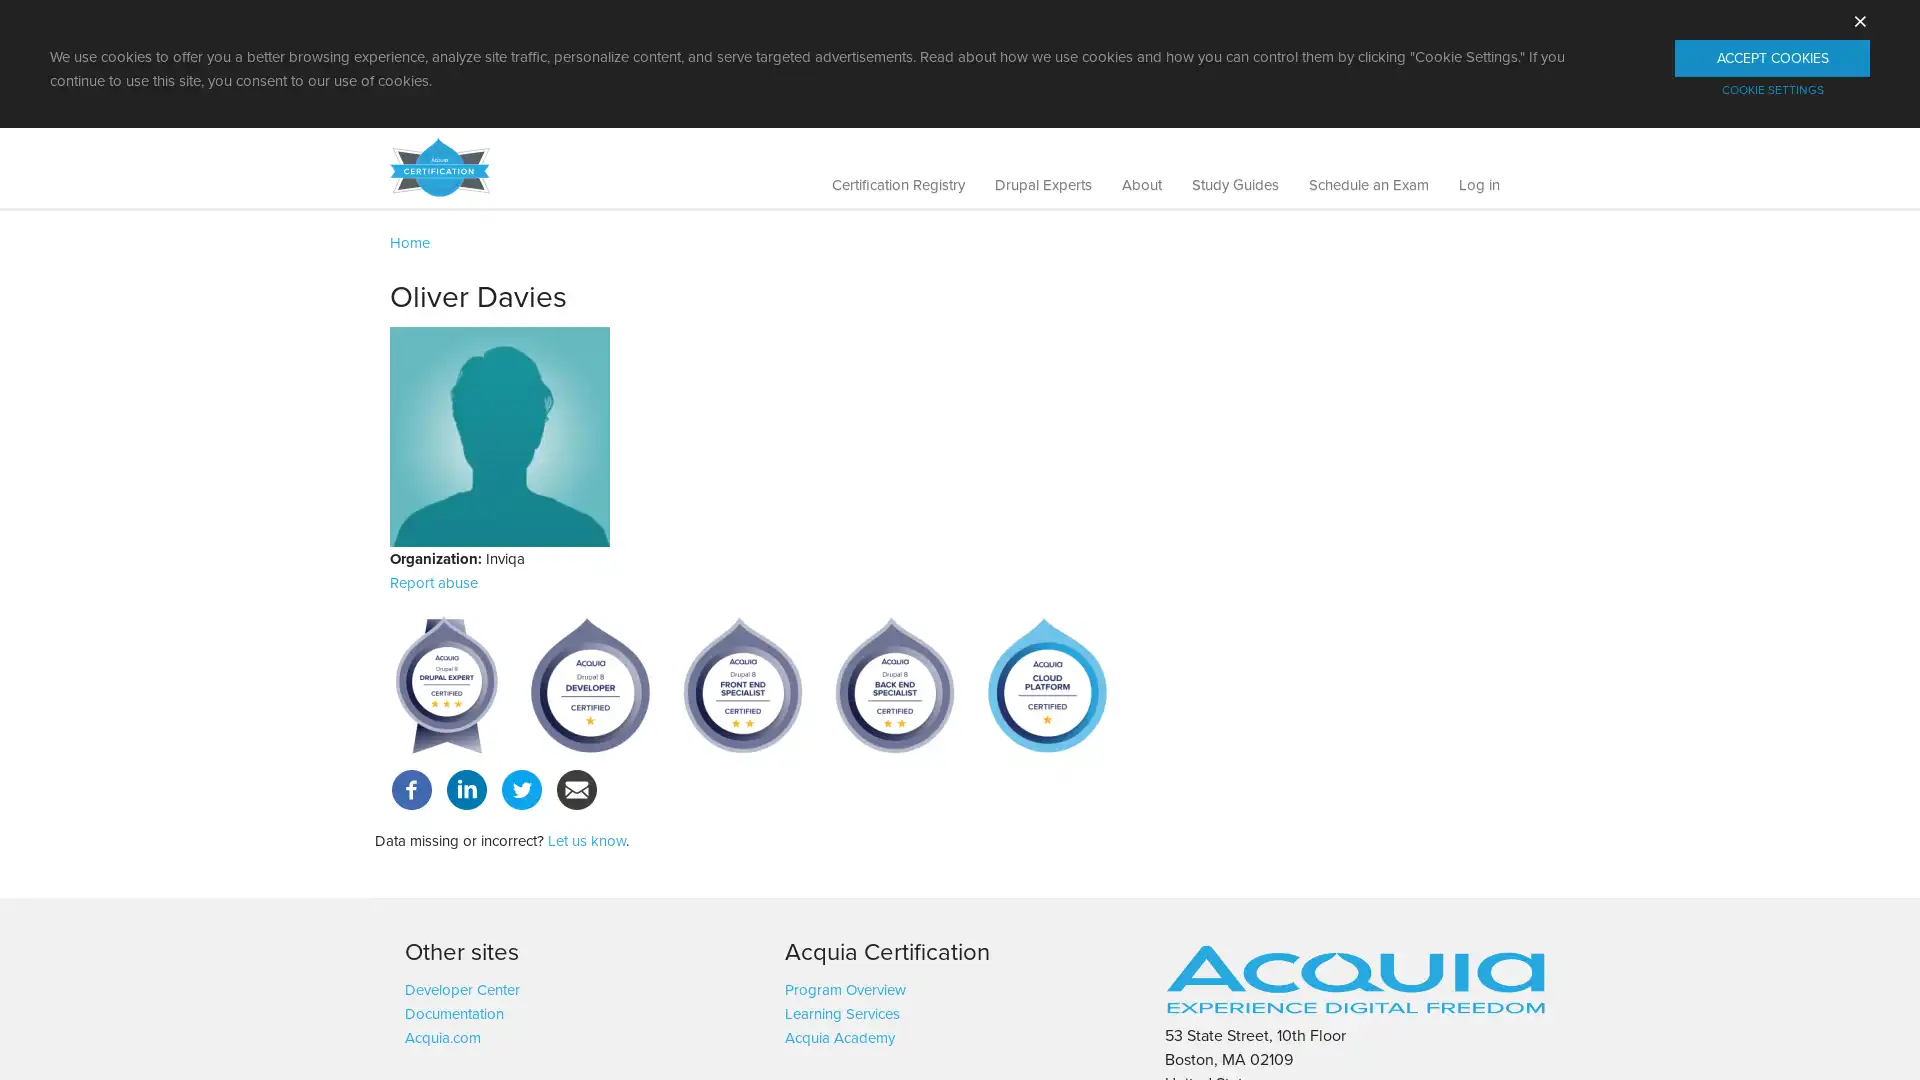  What do you see at coordinates (1859, 18) in the screenshot?
I see `X` at bounding box center [1859, 18].